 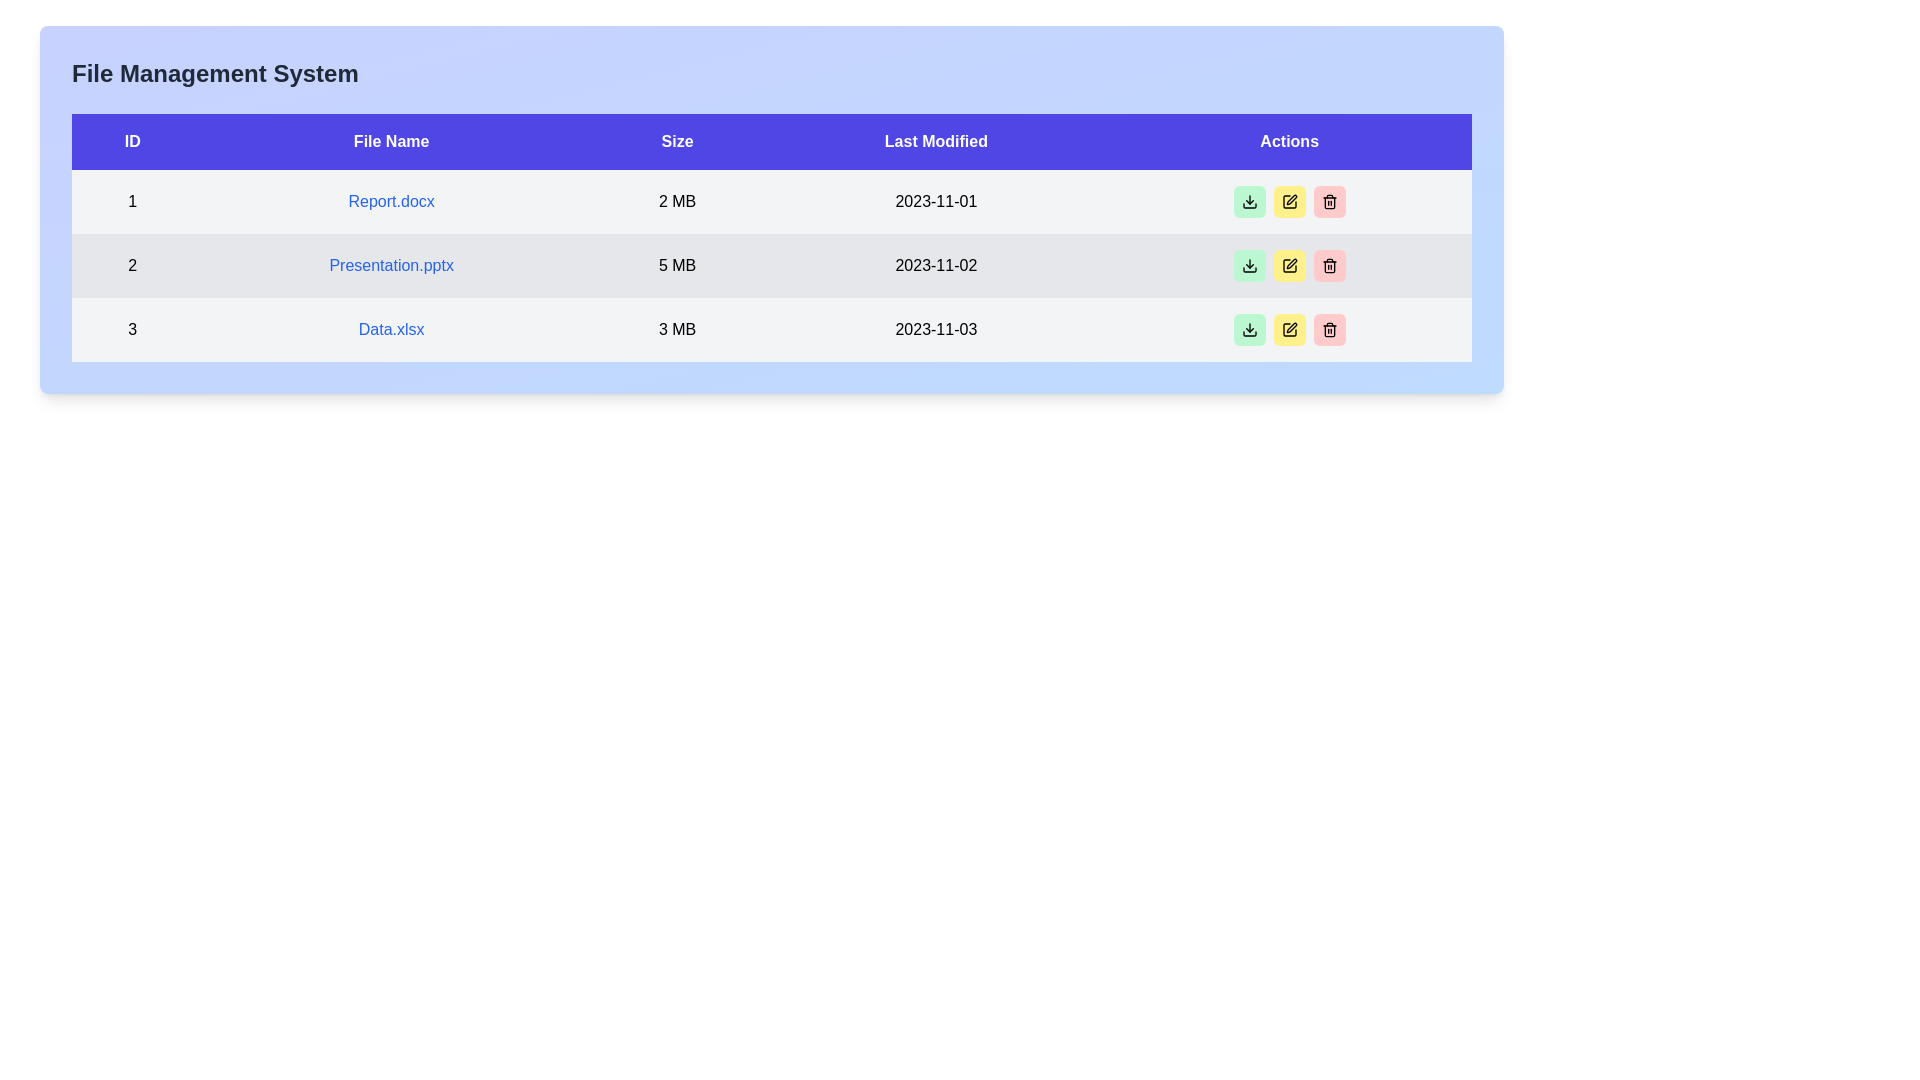 I want to click on the download button with an icon in the 'Actions' column of the first row to download the file 'Report.docx', so click(x=1247, y=201).